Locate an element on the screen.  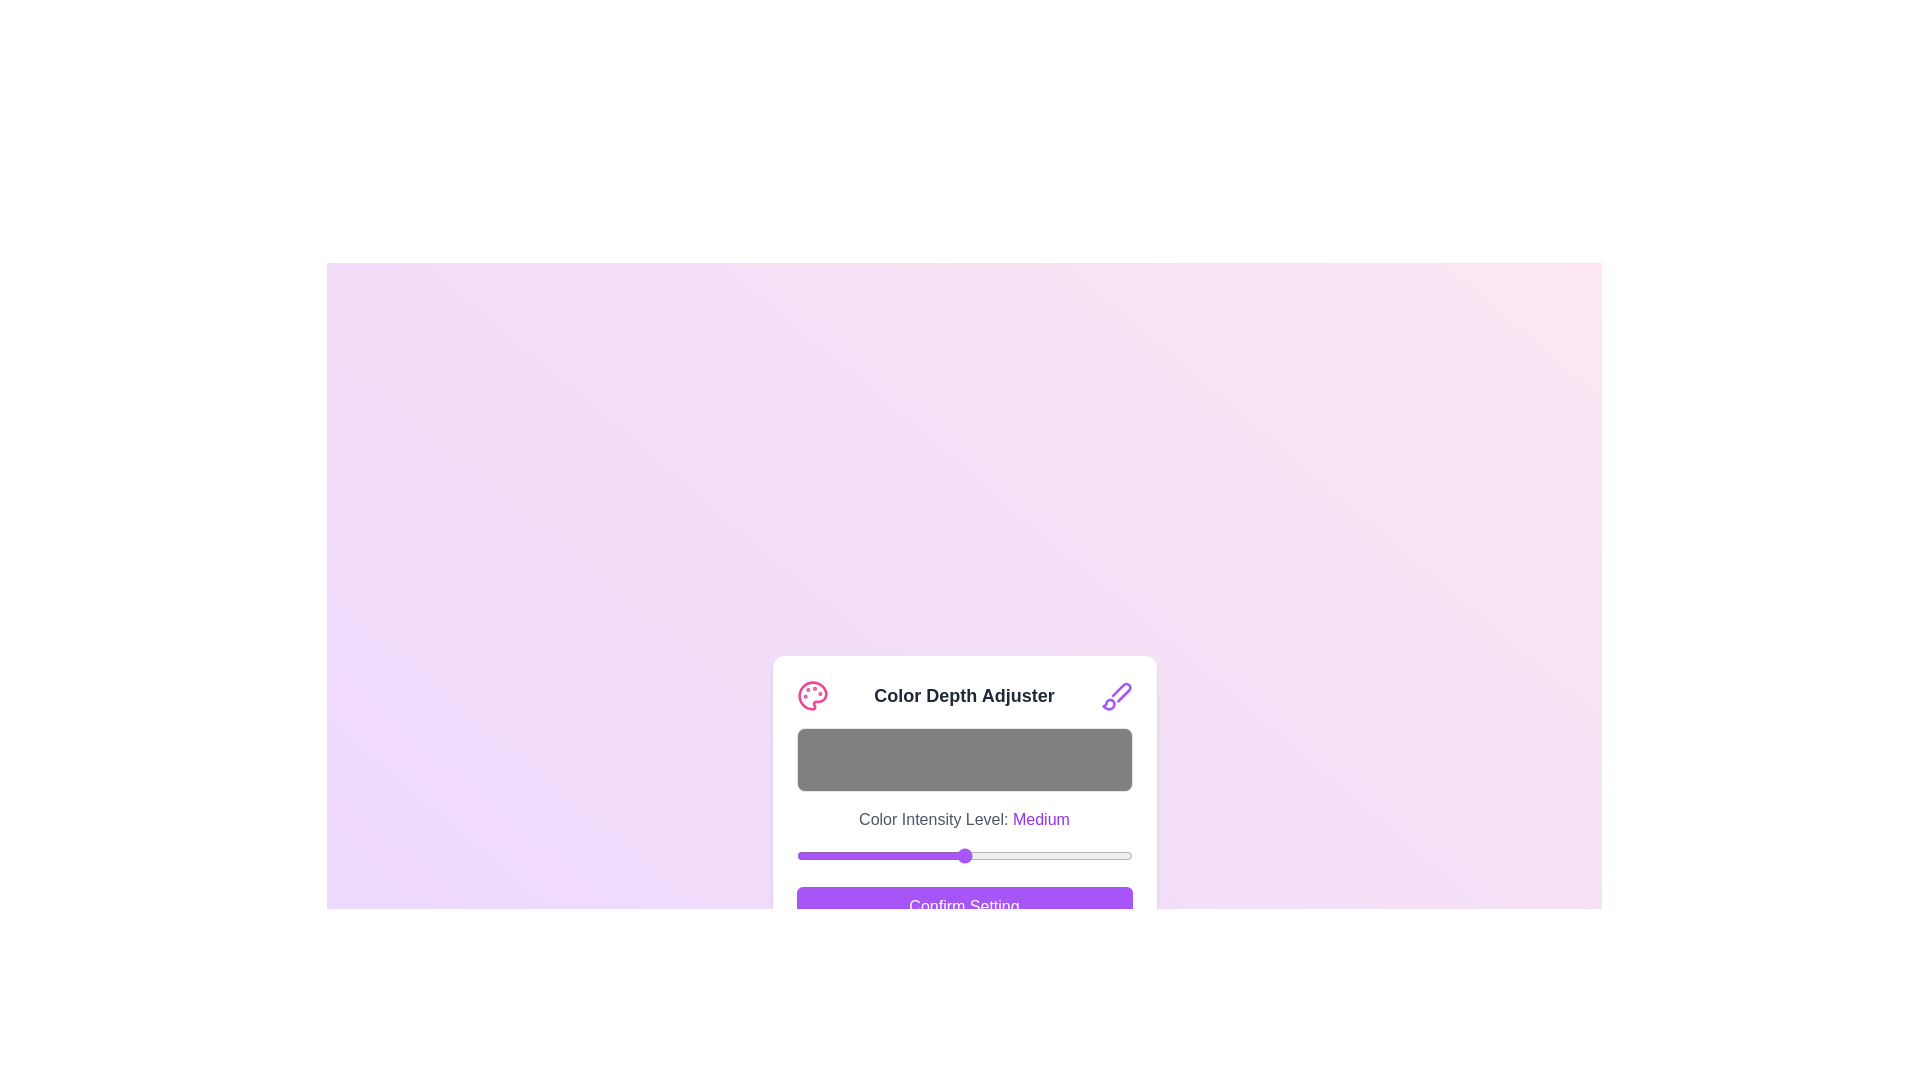
the color intensity slider to 34 where 34 is a value between 0 and 255 is located at coordinates (841, 855).